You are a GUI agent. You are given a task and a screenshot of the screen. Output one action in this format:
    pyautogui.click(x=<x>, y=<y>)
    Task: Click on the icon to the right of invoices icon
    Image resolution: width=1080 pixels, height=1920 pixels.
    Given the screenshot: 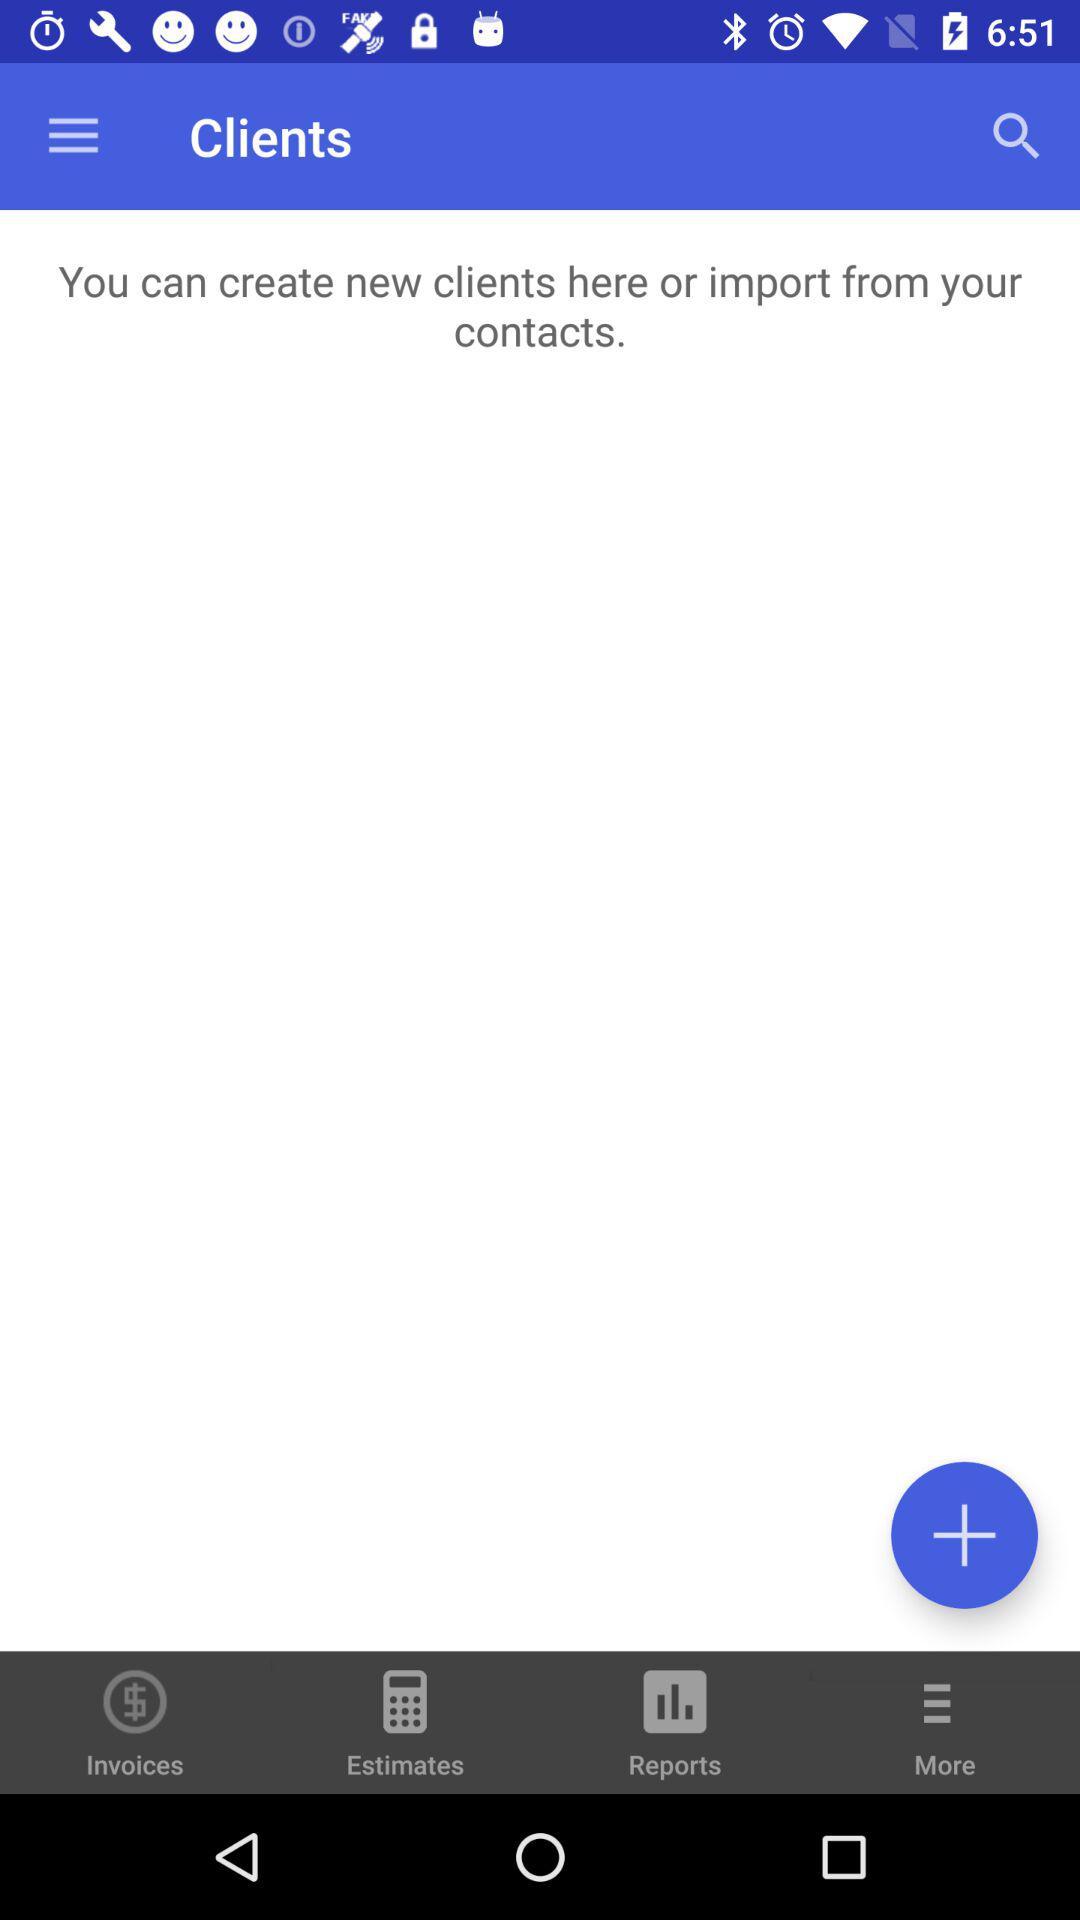 What is the action you would take?
    pyautogui.click(x=405, y=1731)
    